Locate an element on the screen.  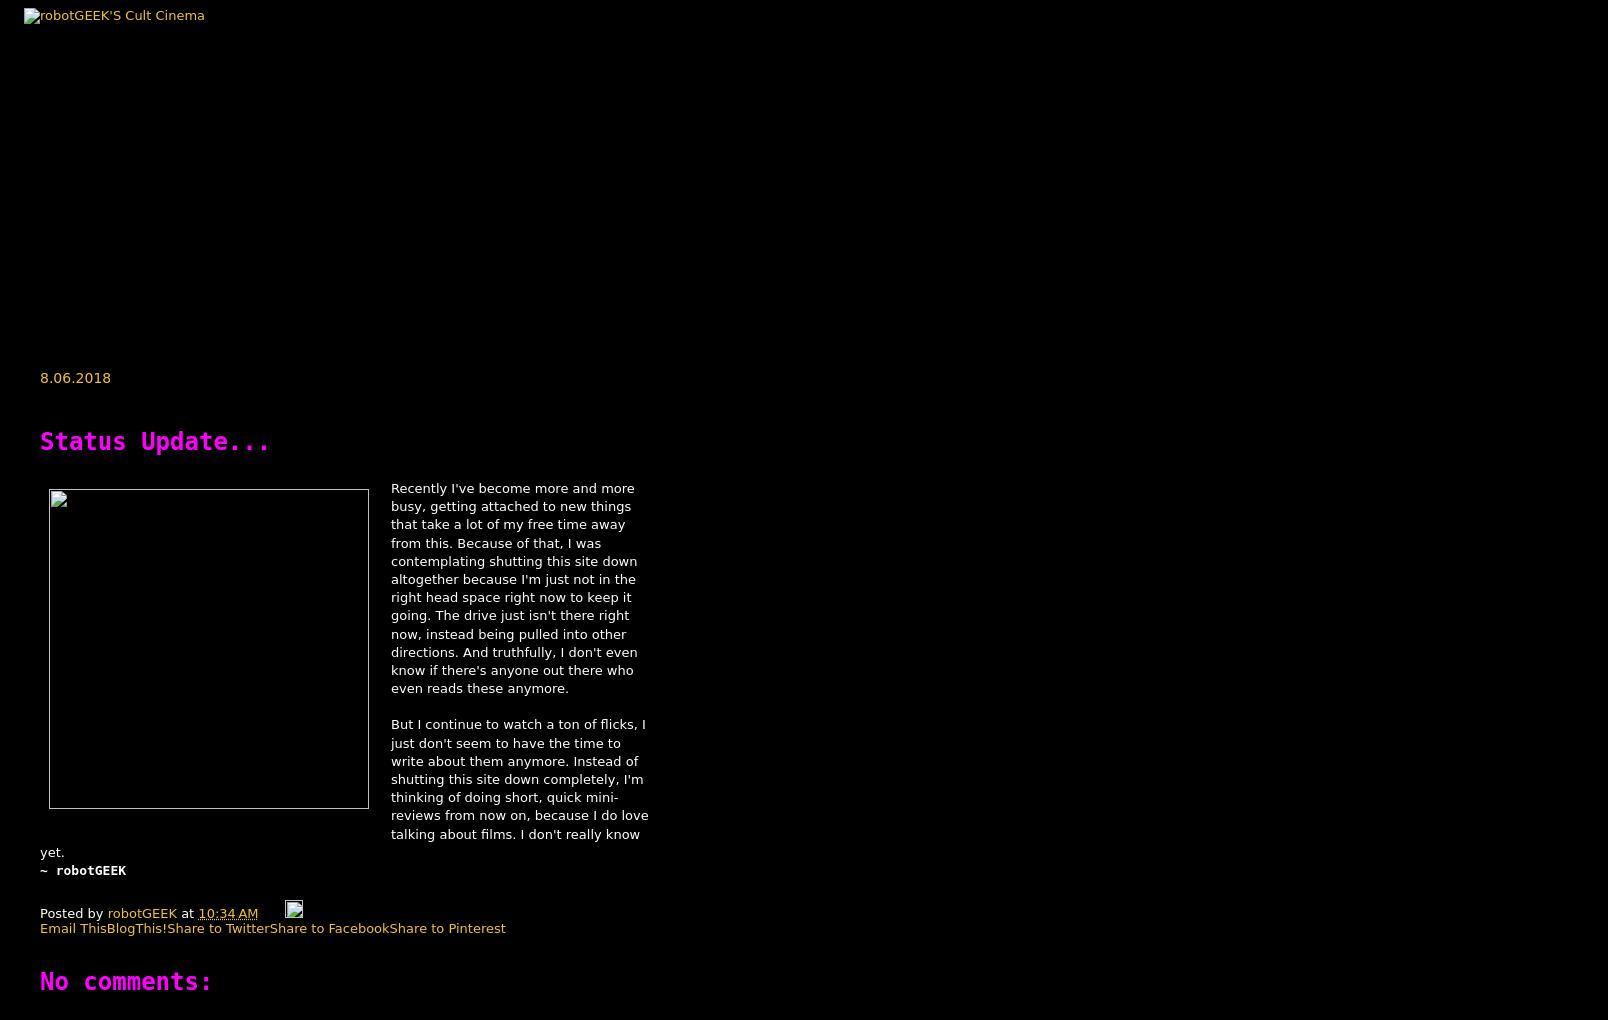
'8.06.2018' is located at coordinates (75, 377).